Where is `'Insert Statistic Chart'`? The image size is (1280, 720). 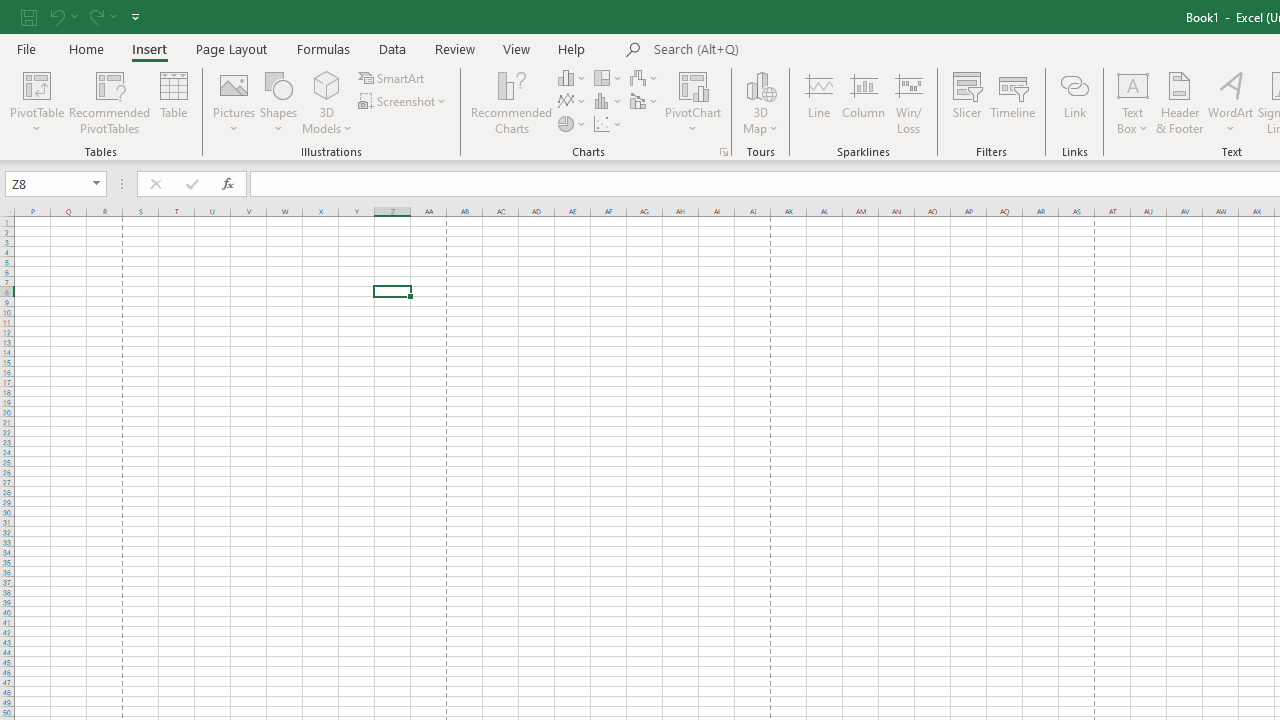 'Insert Statistic Chart' is located at coordinates (608, 101).